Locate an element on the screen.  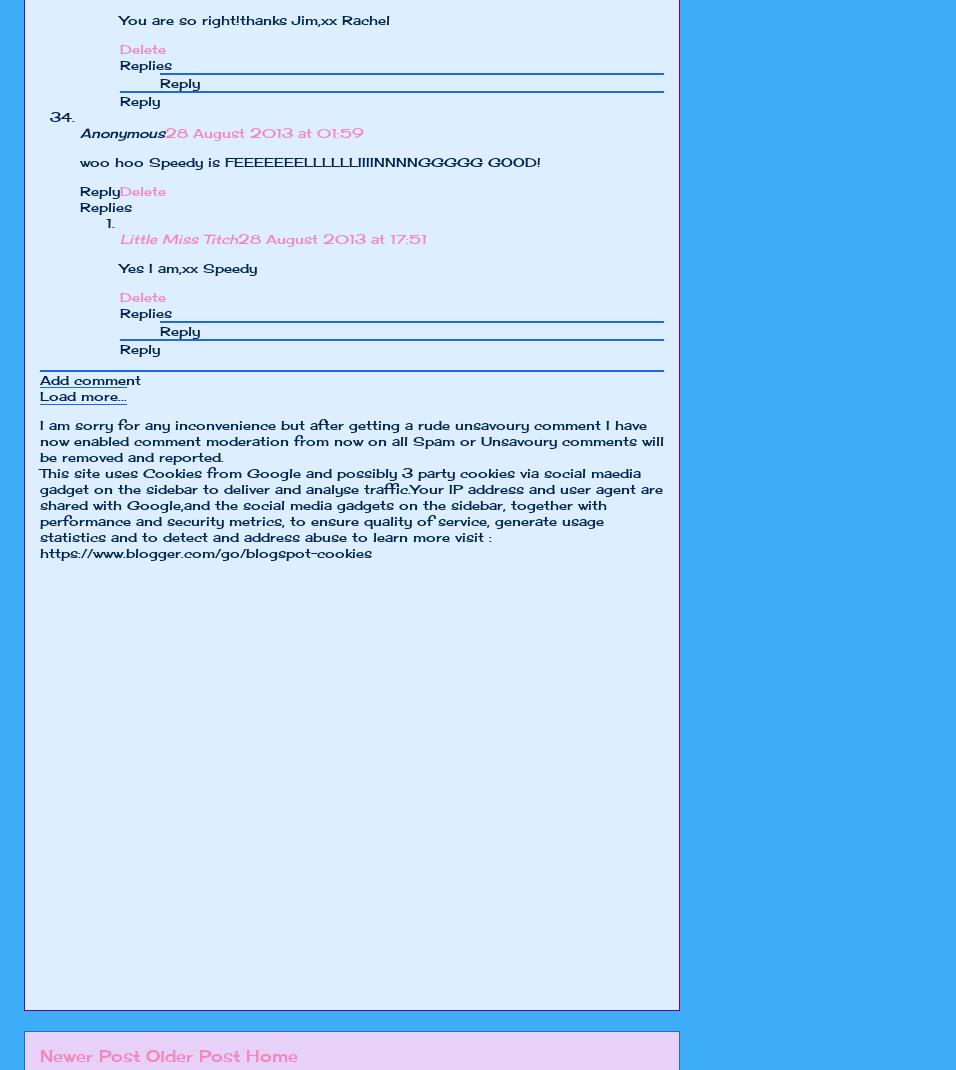
'28 August 2013 at 17:51' is located at coordinates (238, 238).